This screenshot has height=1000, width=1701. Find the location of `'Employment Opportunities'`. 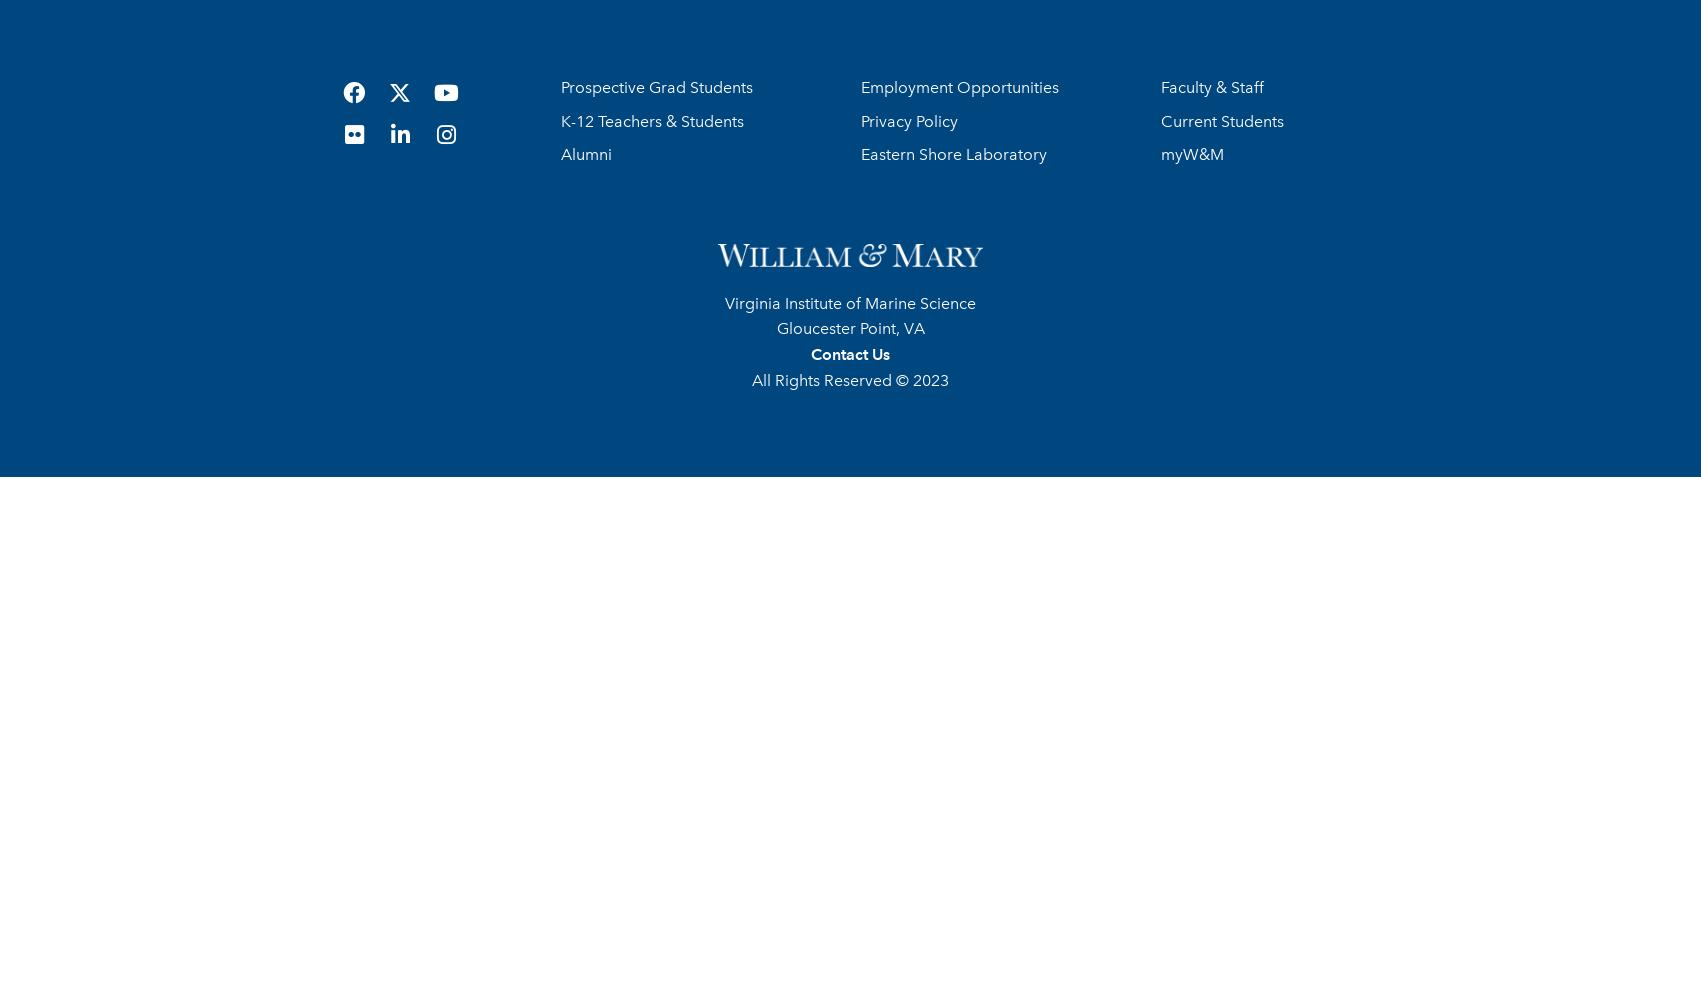

'Employment Opportunities' is located at coordinates (958, 86).